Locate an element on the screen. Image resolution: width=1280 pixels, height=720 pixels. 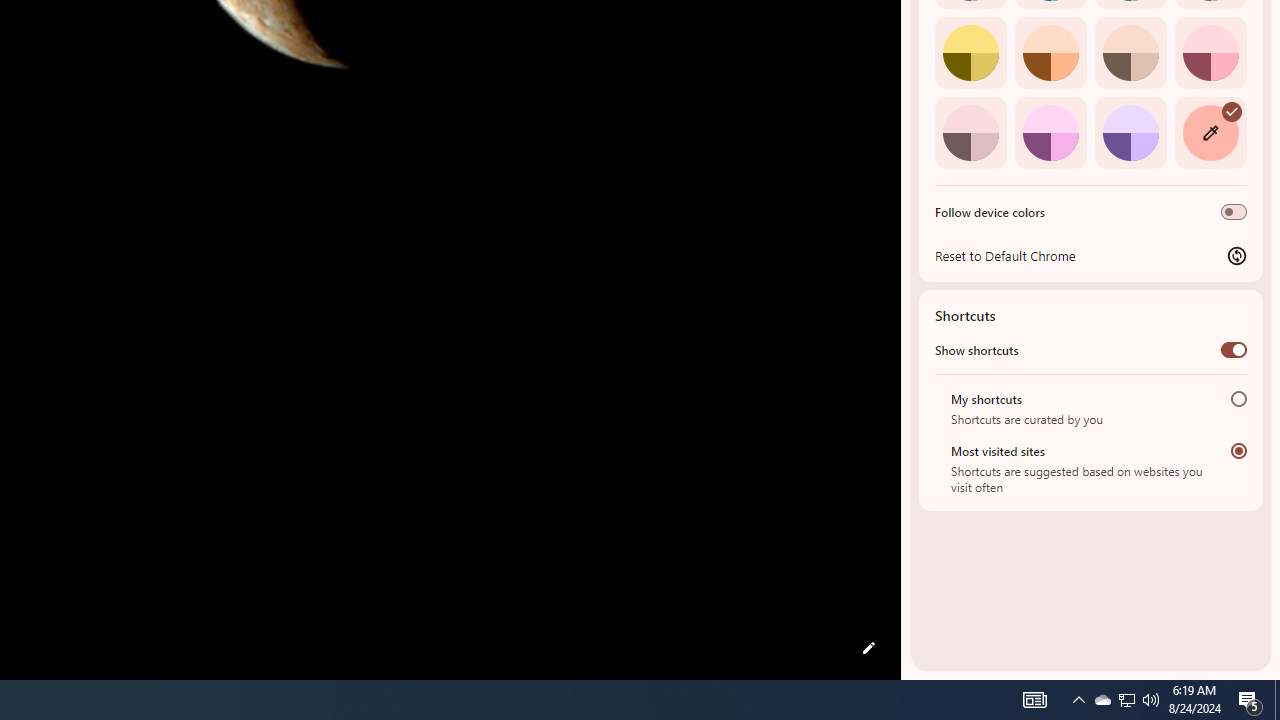
'Citron' is located at coordinates (970, 51).